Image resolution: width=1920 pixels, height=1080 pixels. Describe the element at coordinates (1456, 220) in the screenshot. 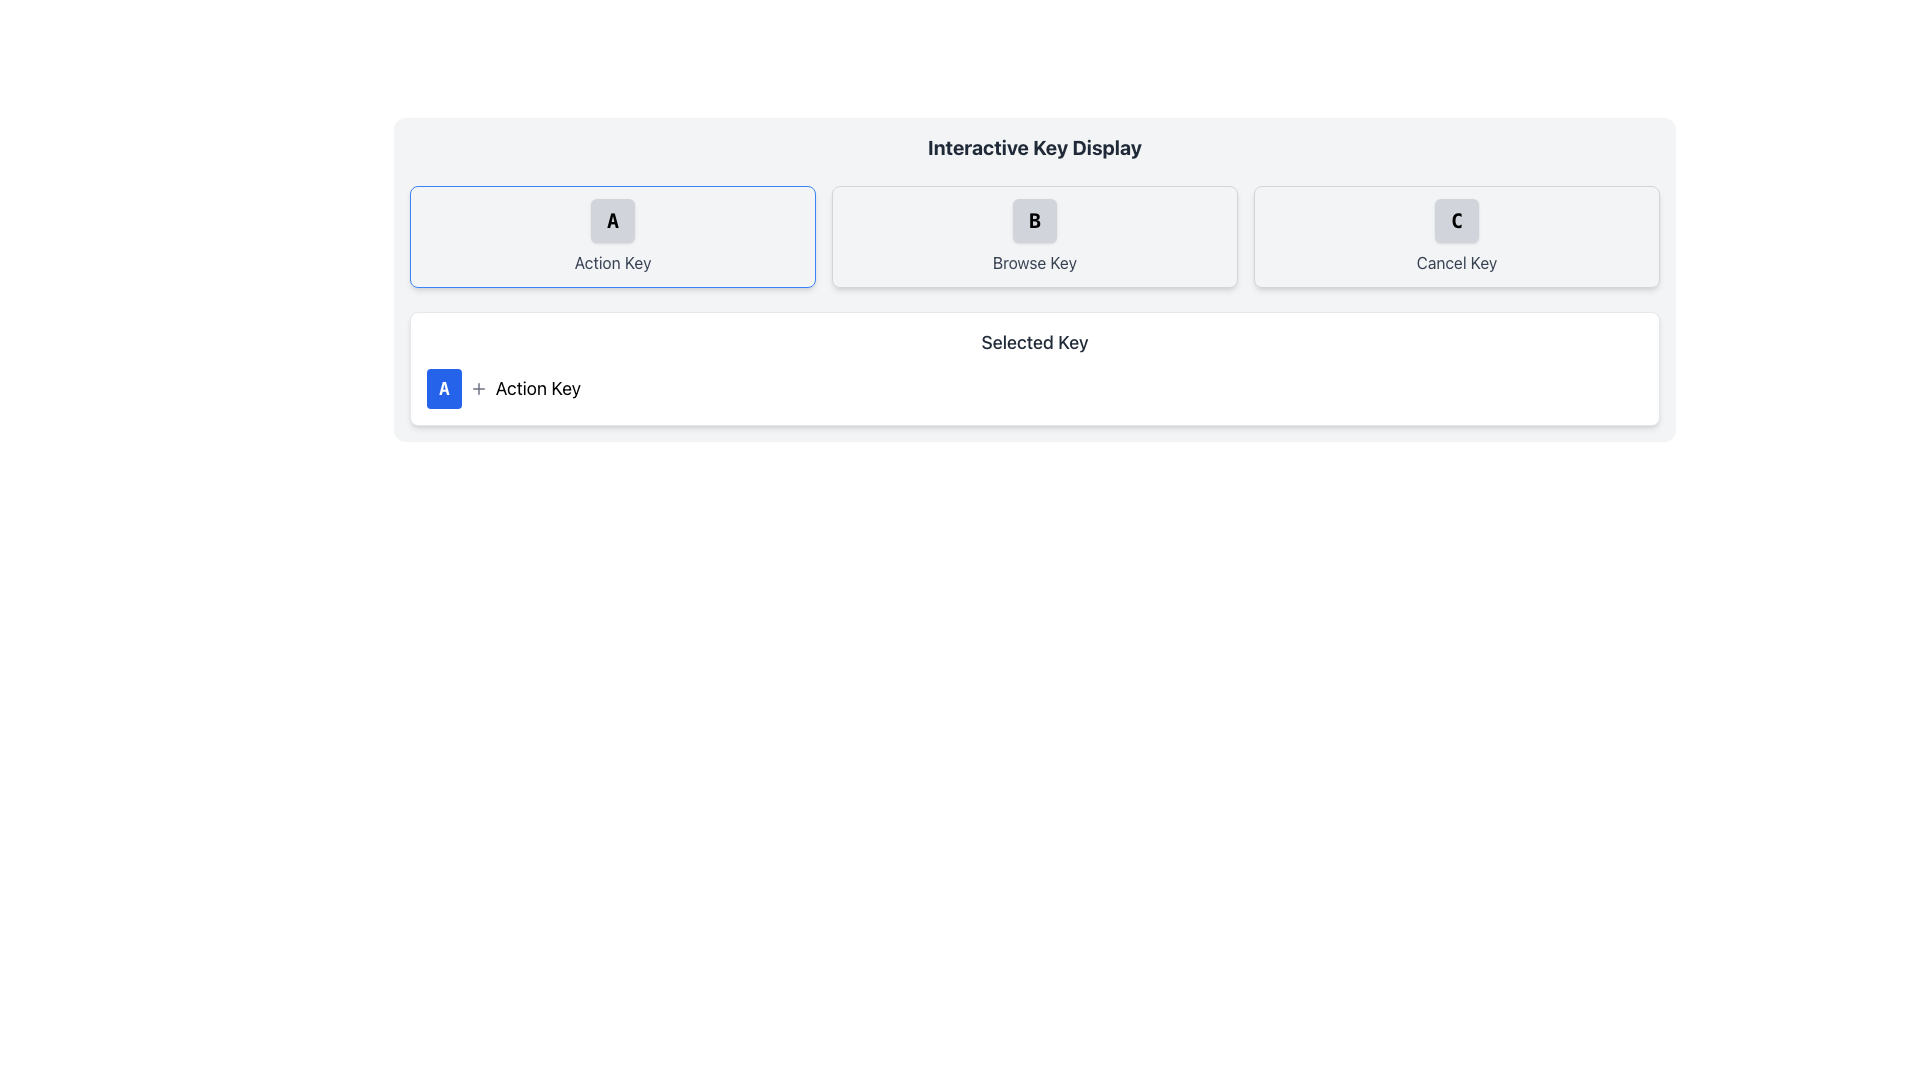

I see `the text label representing the character 'C', which signifies the 'Cancel Key' function on the button labeled 'Cancel Key'` at that location.